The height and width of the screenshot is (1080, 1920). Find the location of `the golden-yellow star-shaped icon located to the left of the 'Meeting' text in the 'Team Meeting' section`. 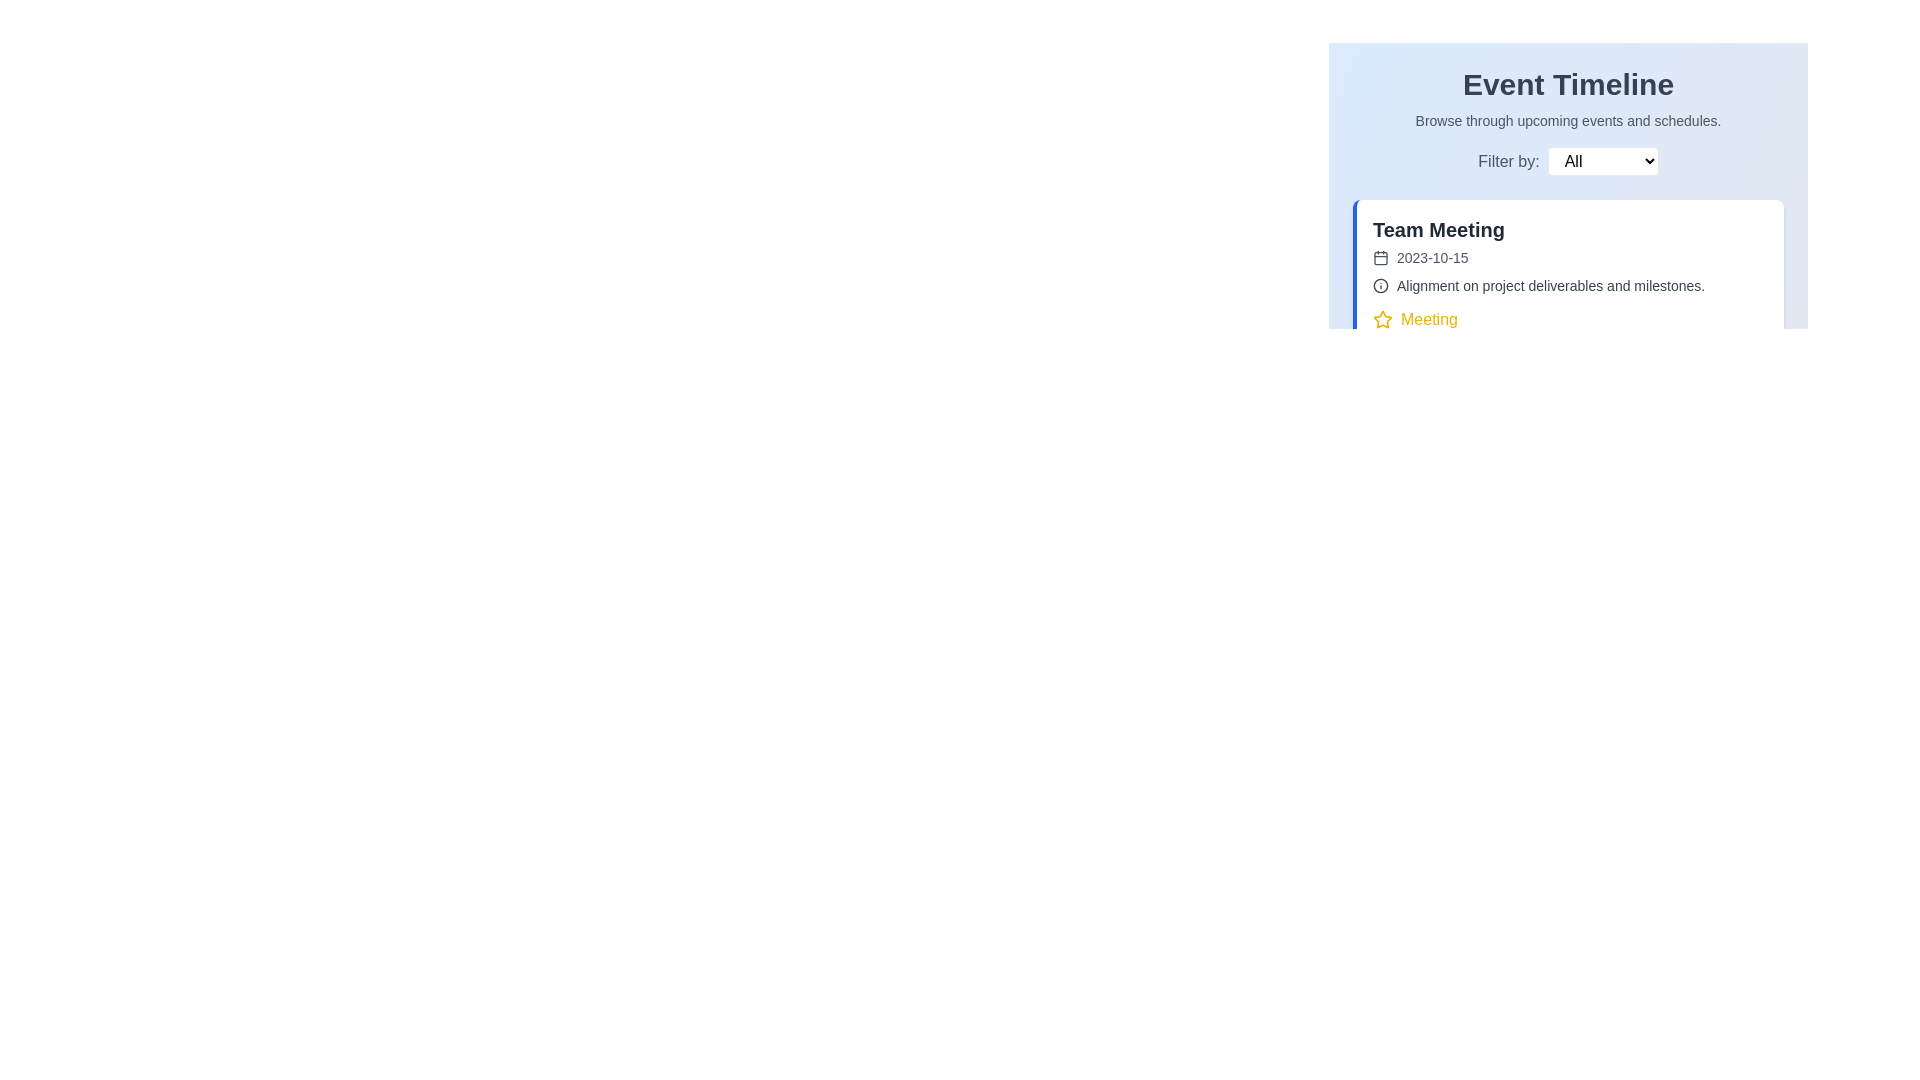

the golden-yellow star-shaped icon located to the left of the 'Meeting' text in the 'Team Meeting' section is located at coordinates (1381, 319).